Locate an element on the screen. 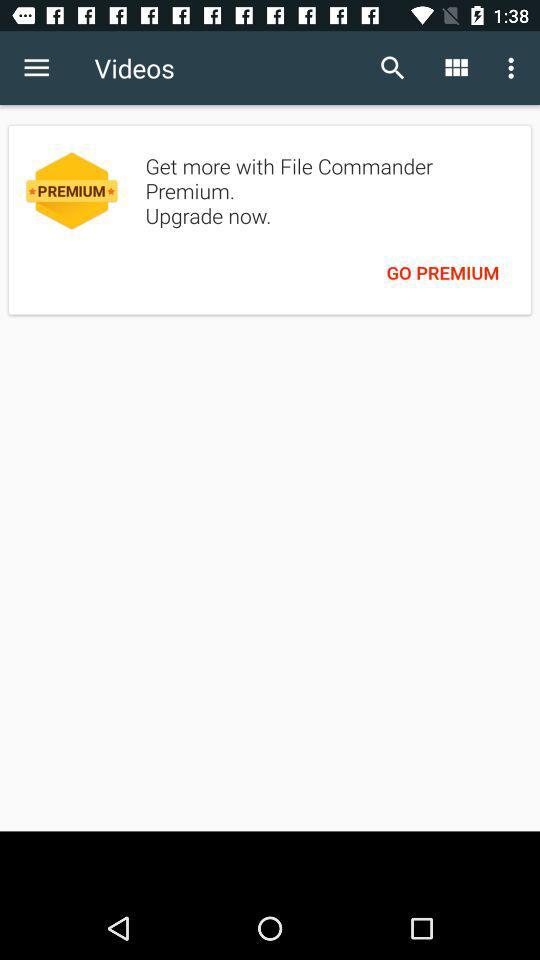  the item next to videos item is located at coordinates (36, 68).